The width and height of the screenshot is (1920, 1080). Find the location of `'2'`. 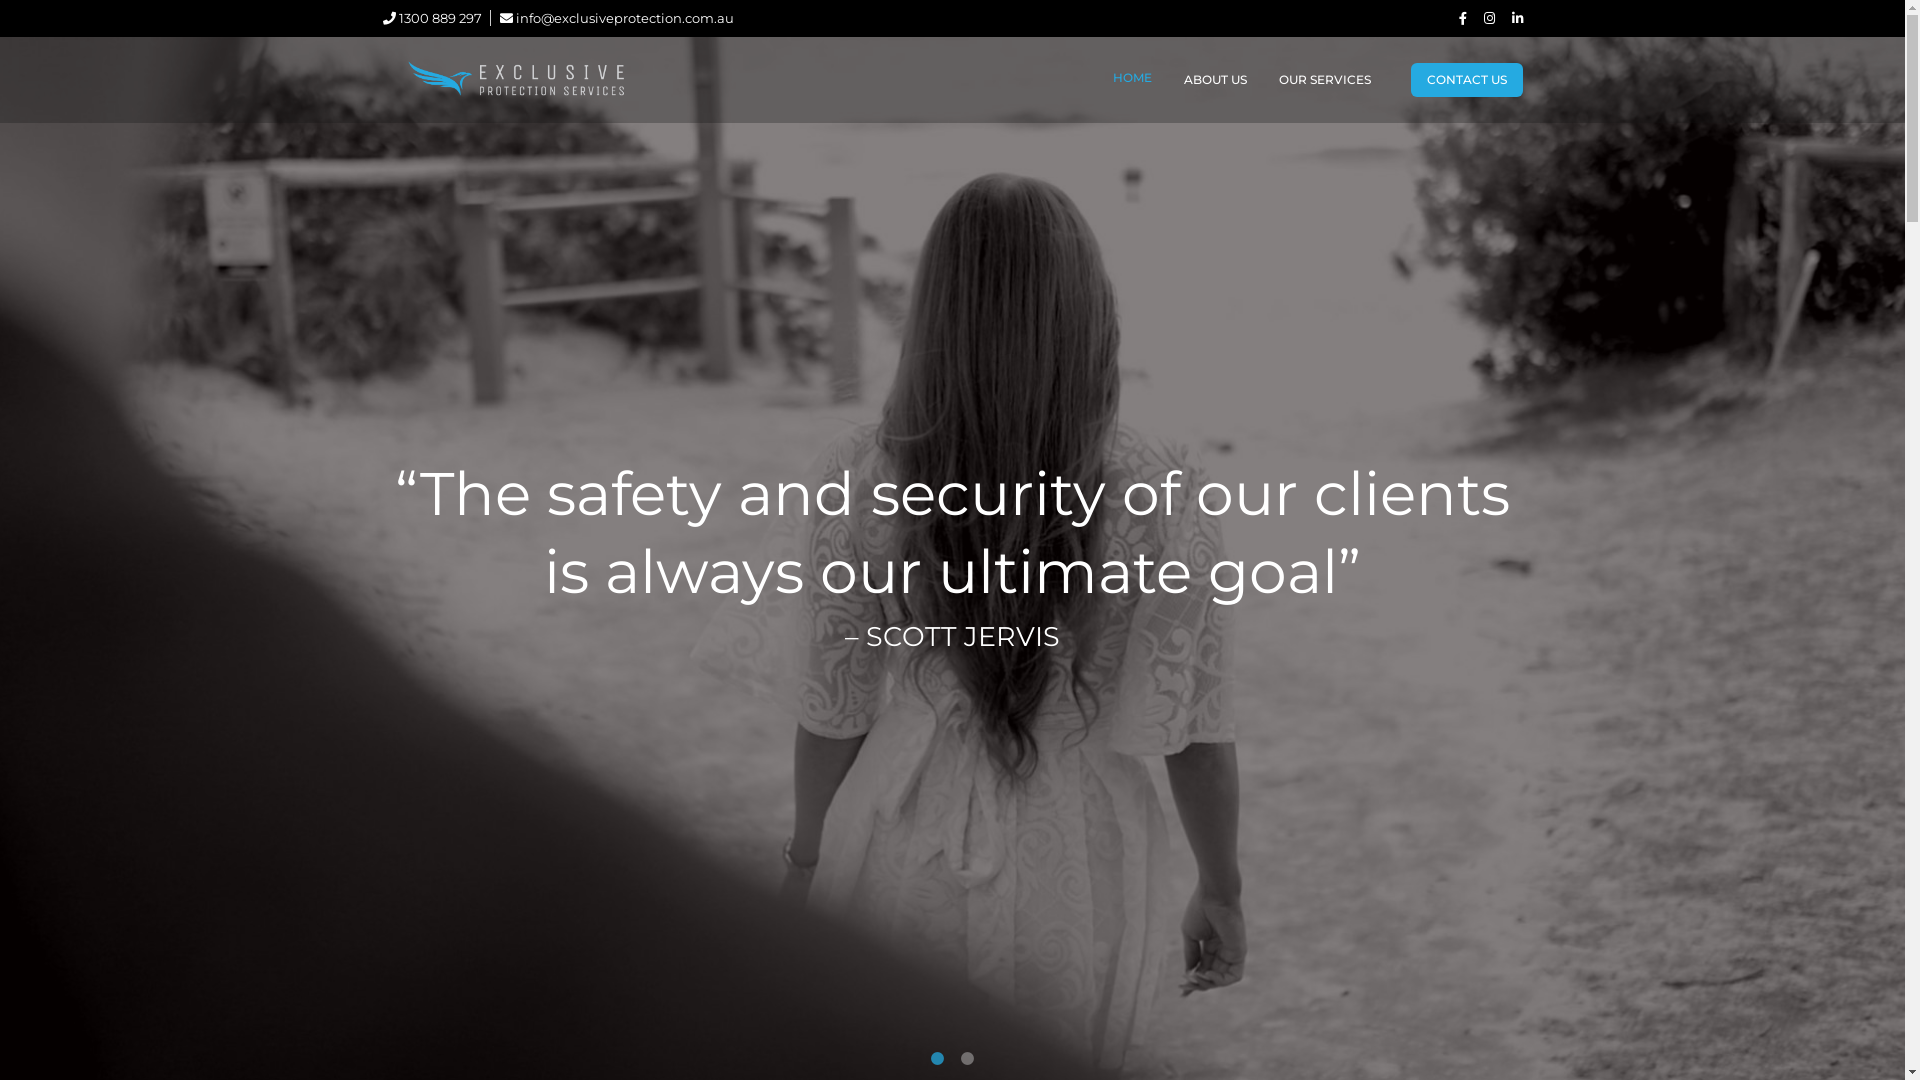

'2' is located at coordinates (957, 1058).